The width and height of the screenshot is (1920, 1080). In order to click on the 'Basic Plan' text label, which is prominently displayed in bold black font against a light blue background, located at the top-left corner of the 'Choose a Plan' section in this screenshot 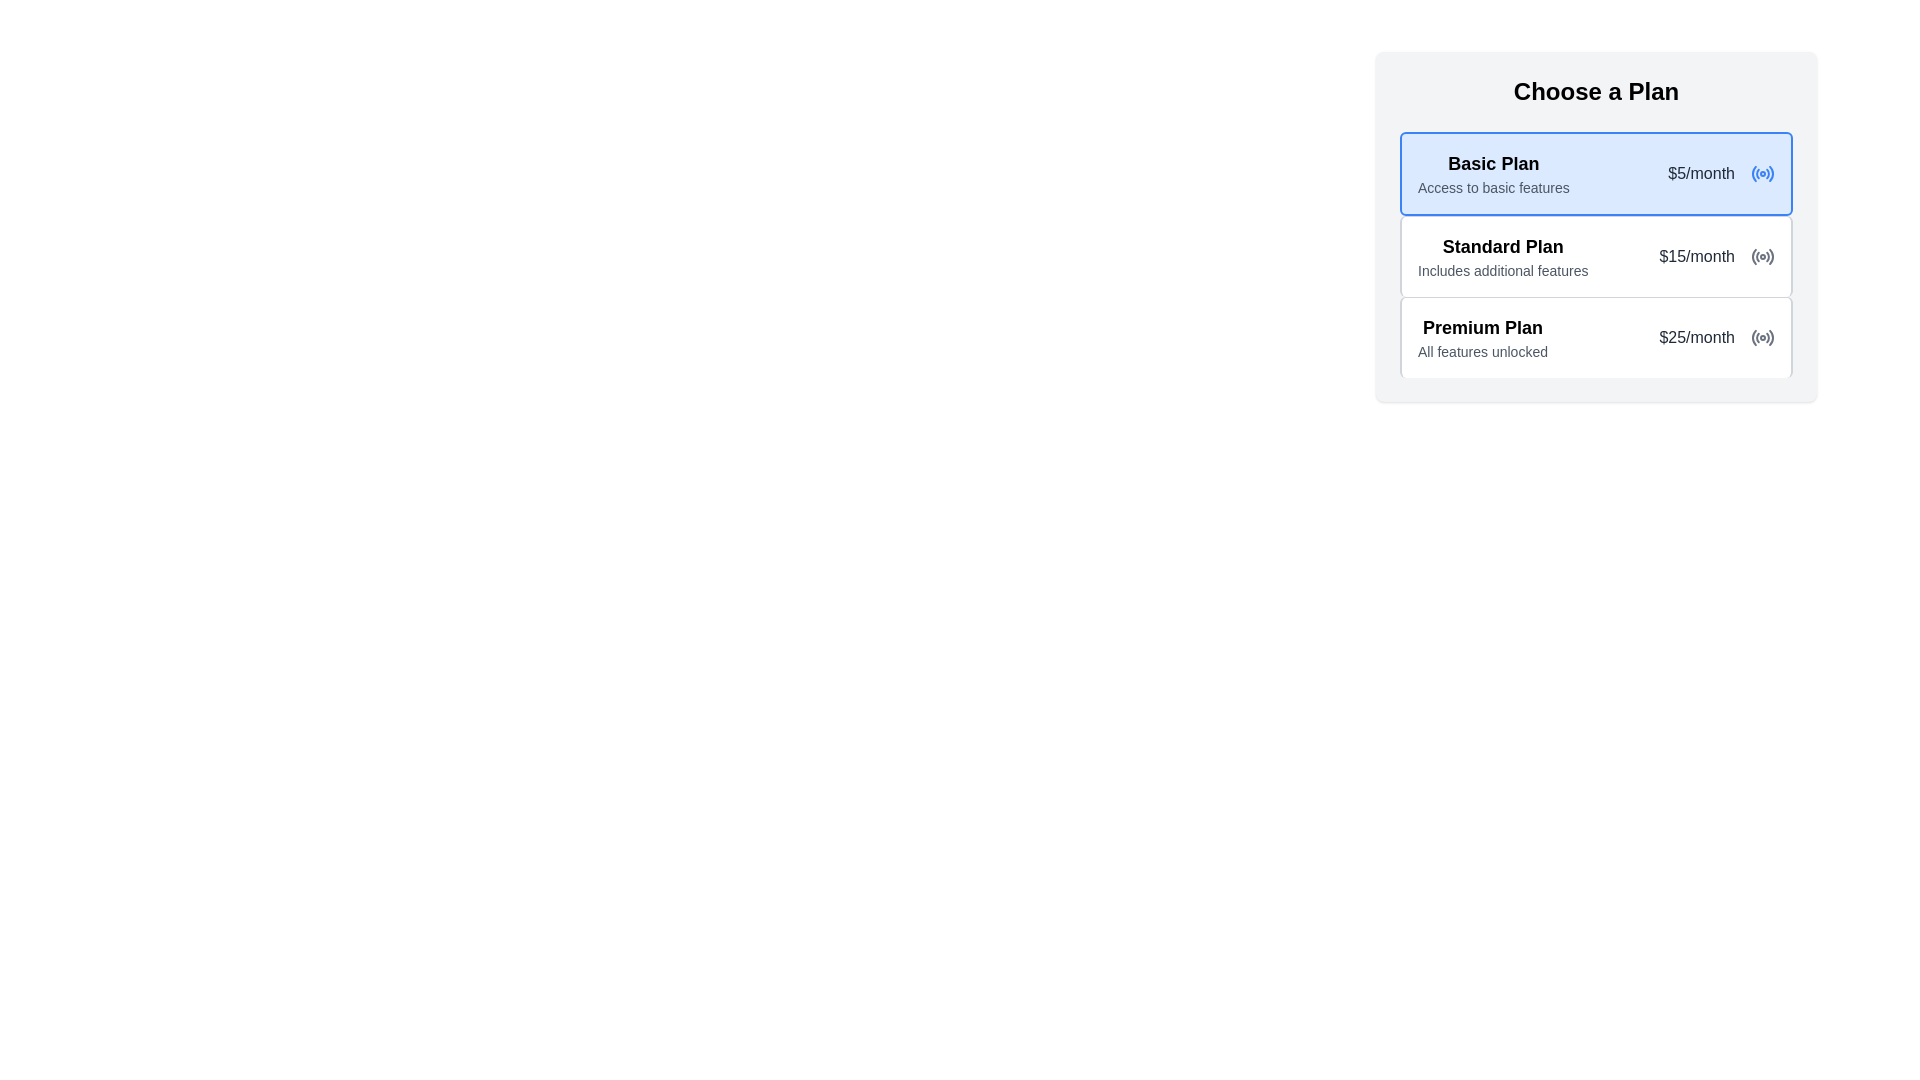, I will do `click(1493, 163)`.